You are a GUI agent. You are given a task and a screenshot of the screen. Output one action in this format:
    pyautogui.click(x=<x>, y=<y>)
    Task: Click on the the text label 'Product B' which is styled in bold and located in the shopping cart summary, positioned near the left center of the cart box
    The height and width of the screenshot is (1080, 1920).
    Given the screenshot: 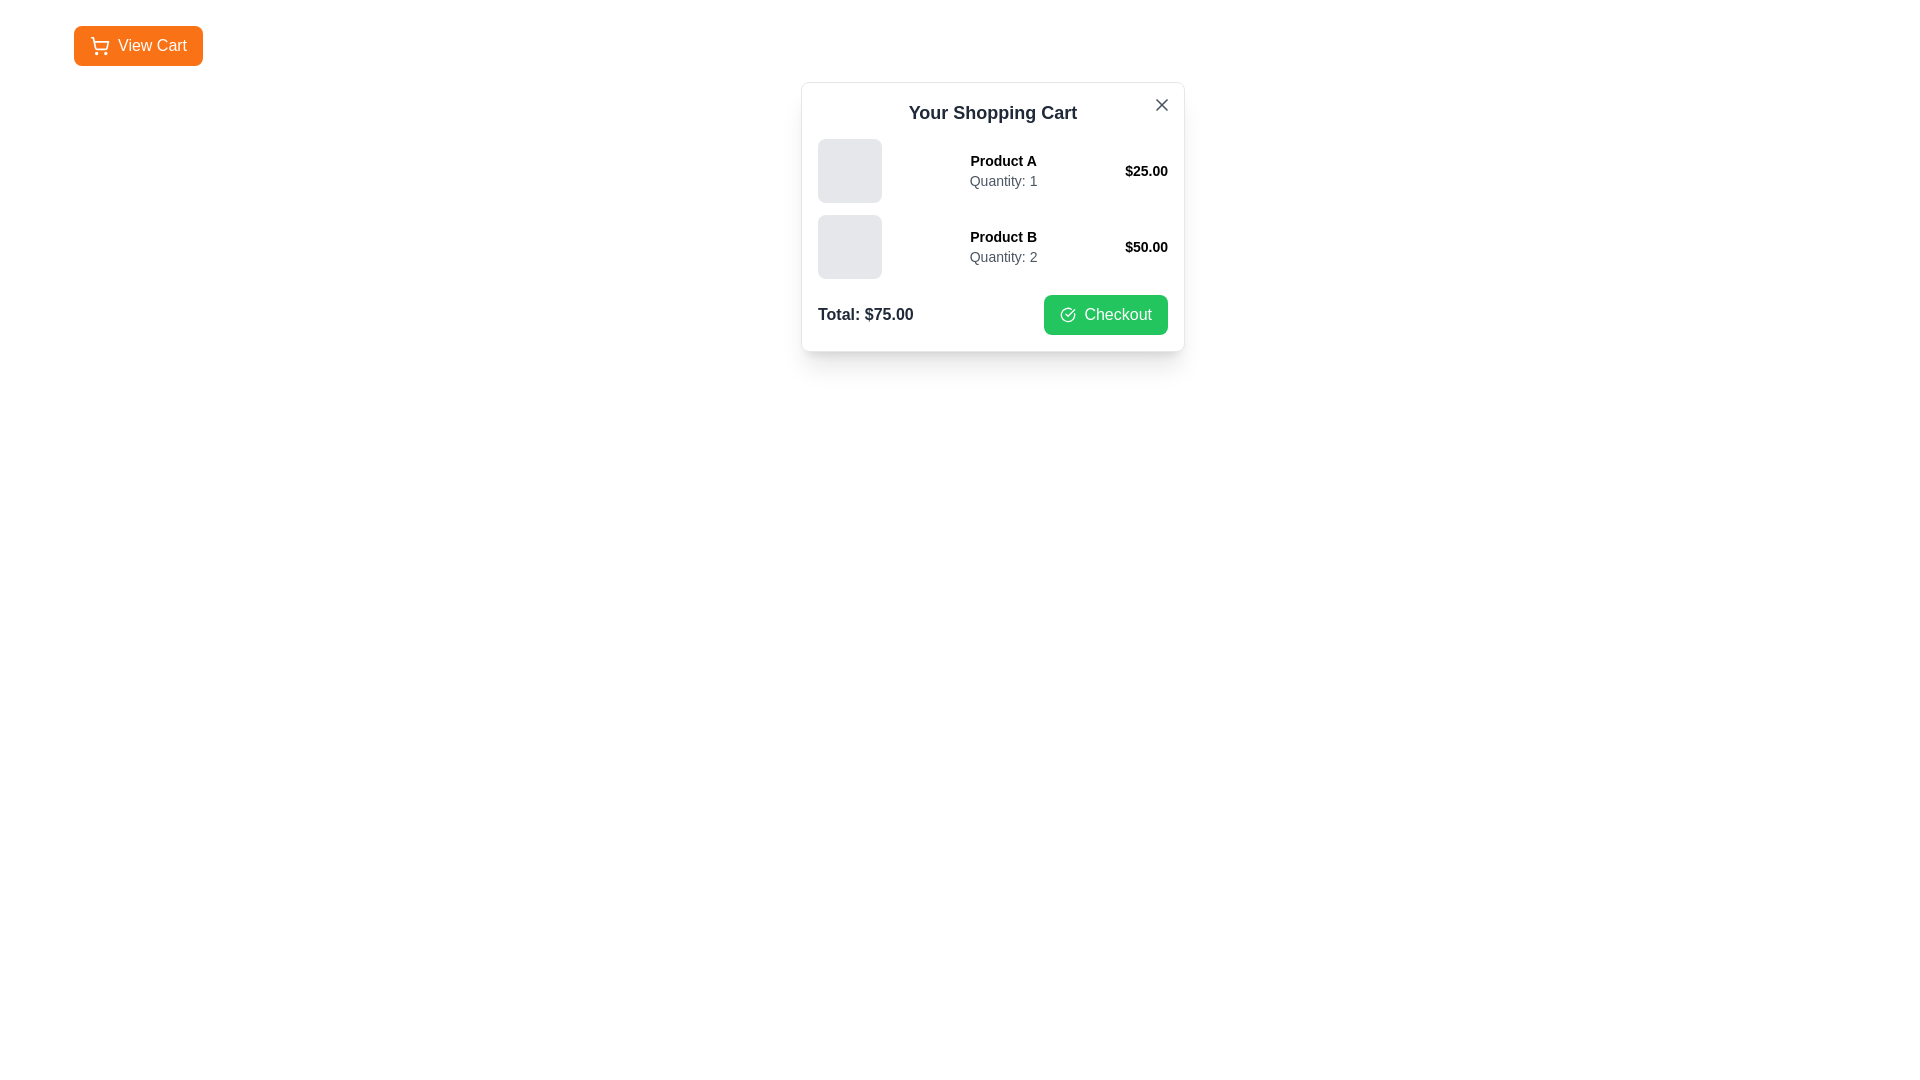 What is the action you would take?
    pyautogui.click(x=1003, y=235)
    